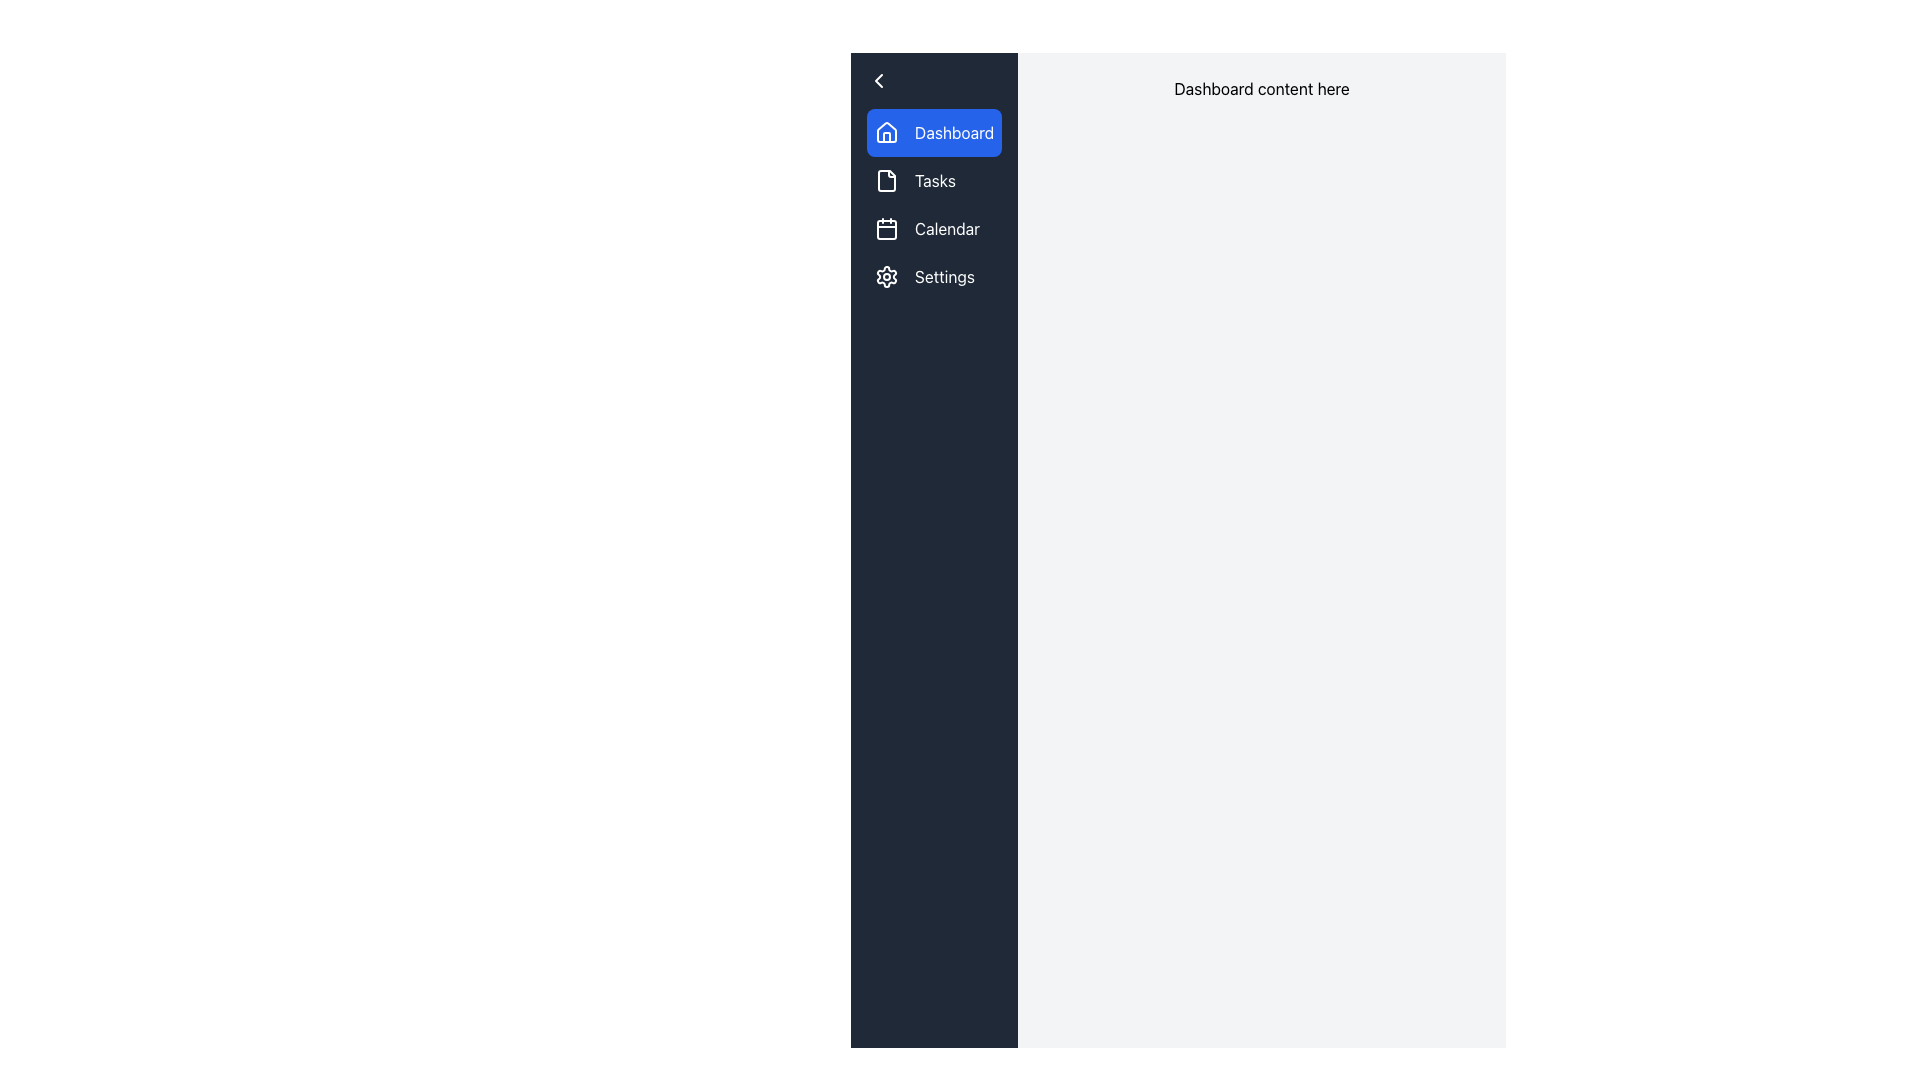  Describe the element at coordinates (1261, 87) in the screenshot. I see `the text label displaying 'Dashboard content here', which is bold and centered near the top-center of the main content section` at that location.